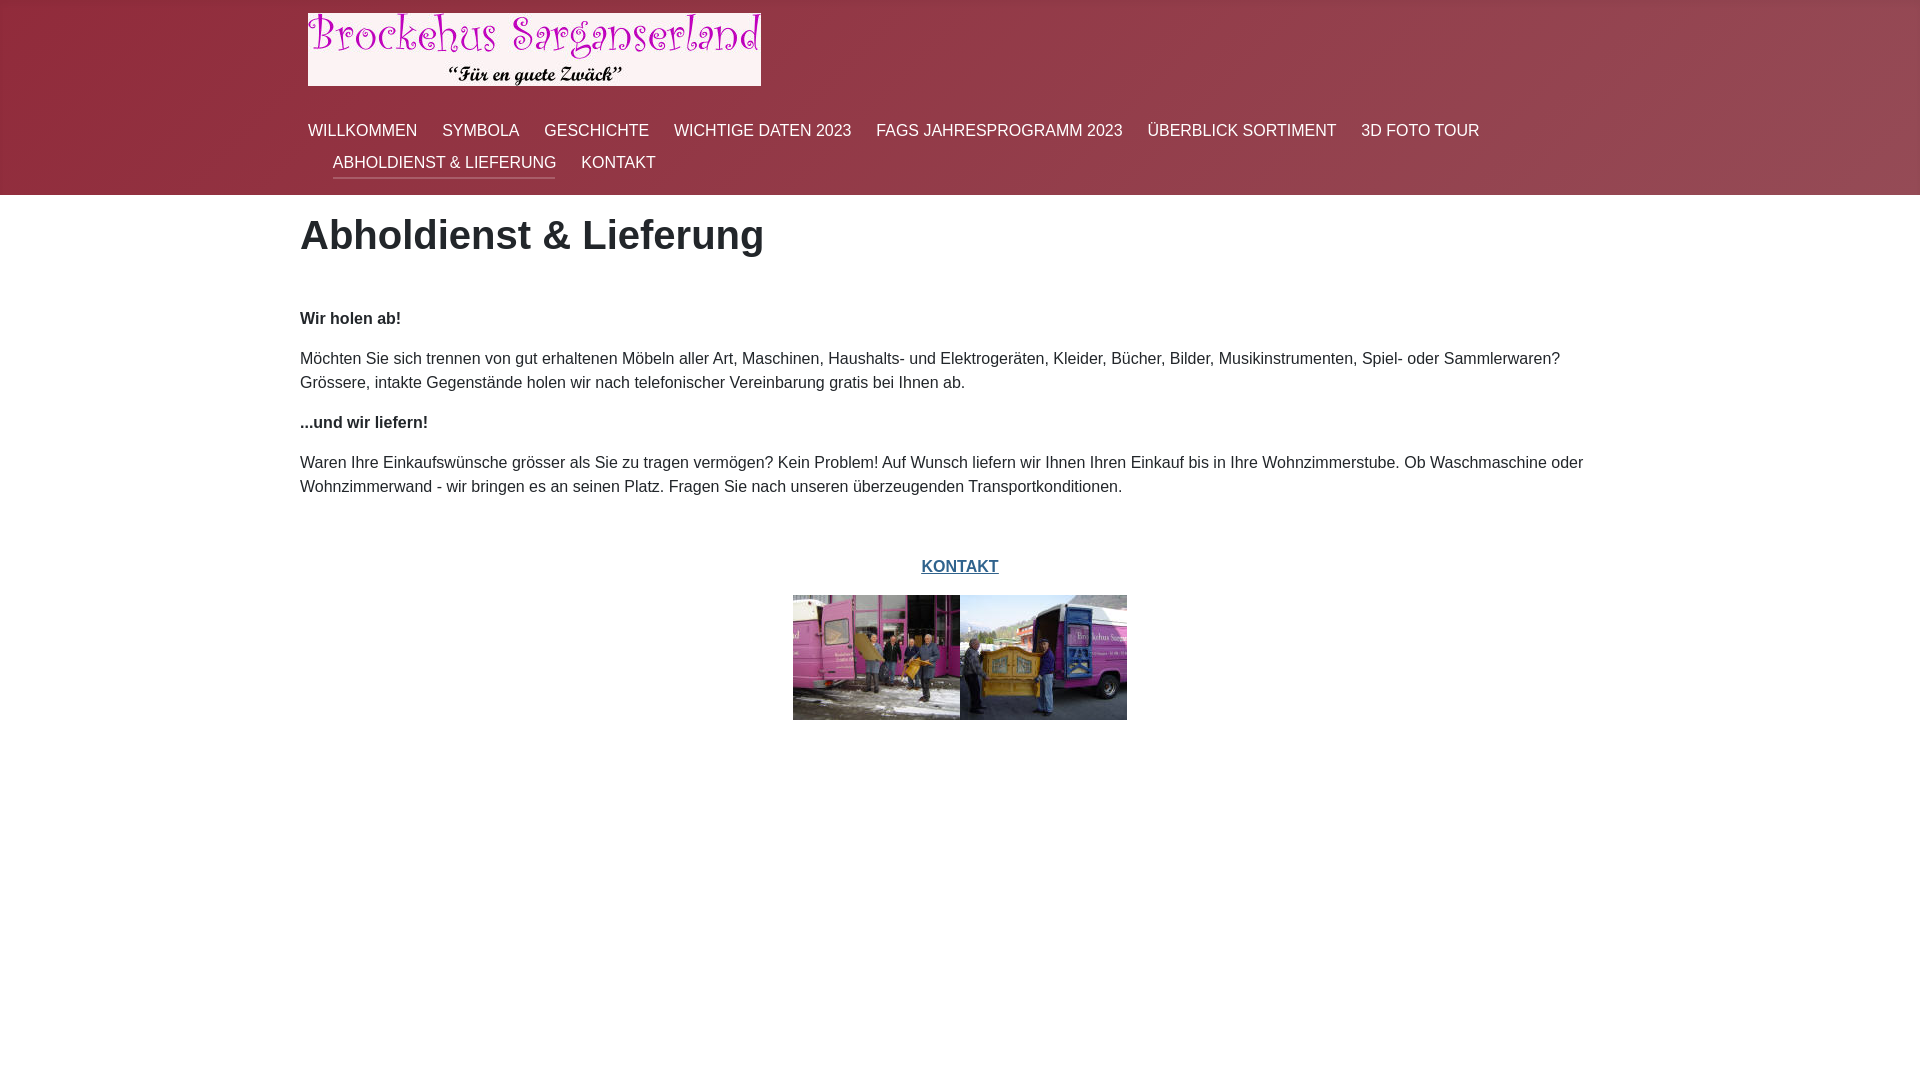 The width and height of the screenshot is (1920, 1080). Describe the element at coordinates (362, 130) in the screenshot. I see `'WILLKOMMEN'` at that location.